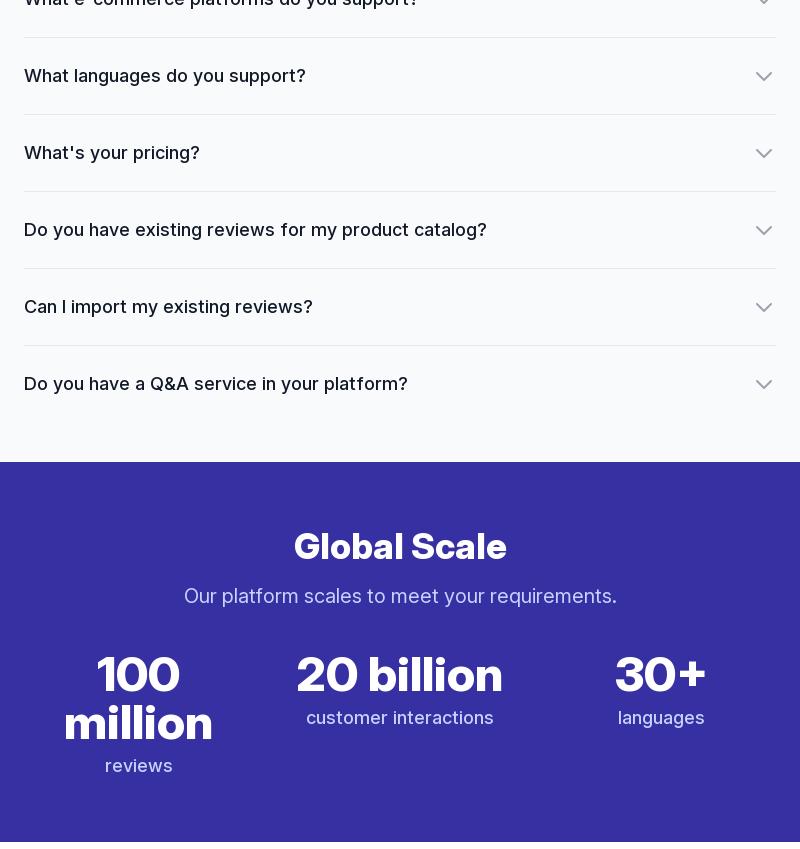 The width and height of the screenshot is (800, 849). Describe the element at coordinates (138, 696) in the screenshot. I see `'100 million'` at that location.